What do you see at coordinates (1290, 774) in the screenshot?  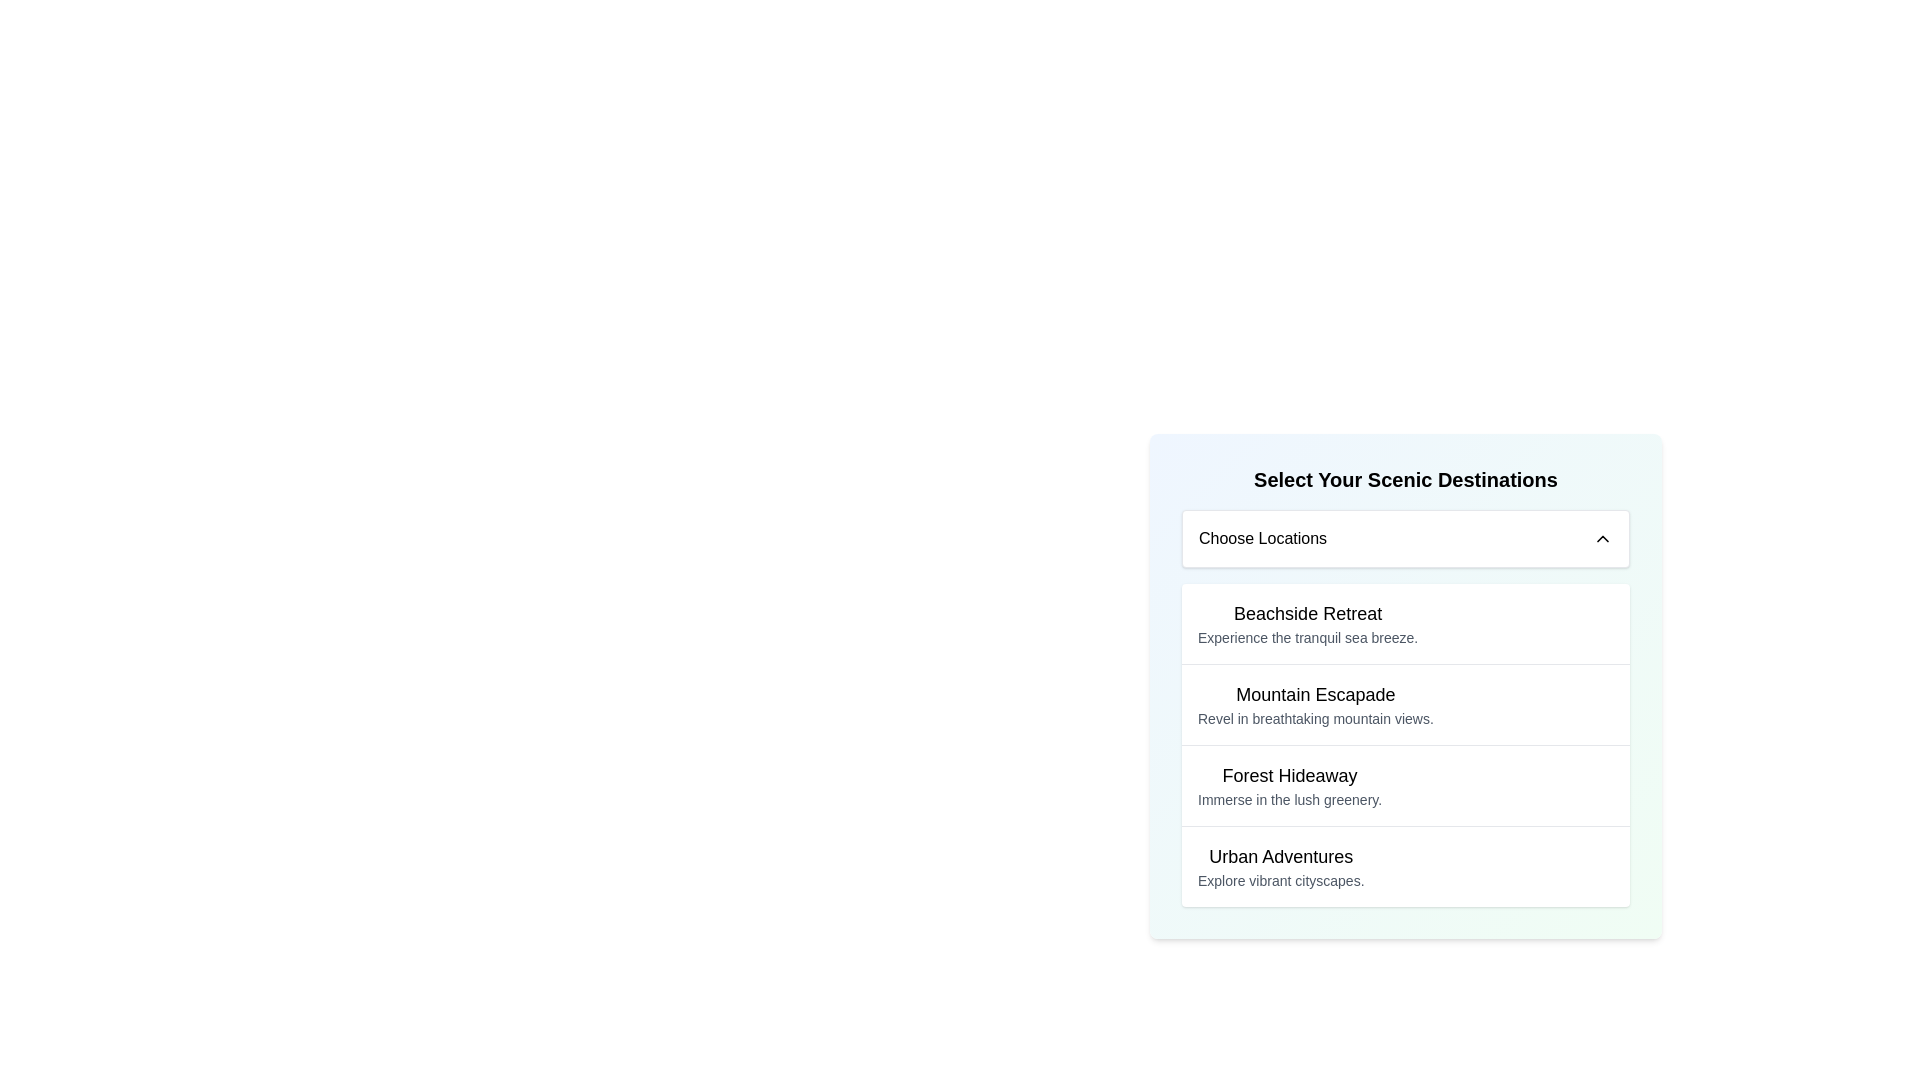 I see `text of the label located above 'Immerse in the lush greenery' within the 'Select Your Scenic Destinations' section` at bounding box center [1290, 774].